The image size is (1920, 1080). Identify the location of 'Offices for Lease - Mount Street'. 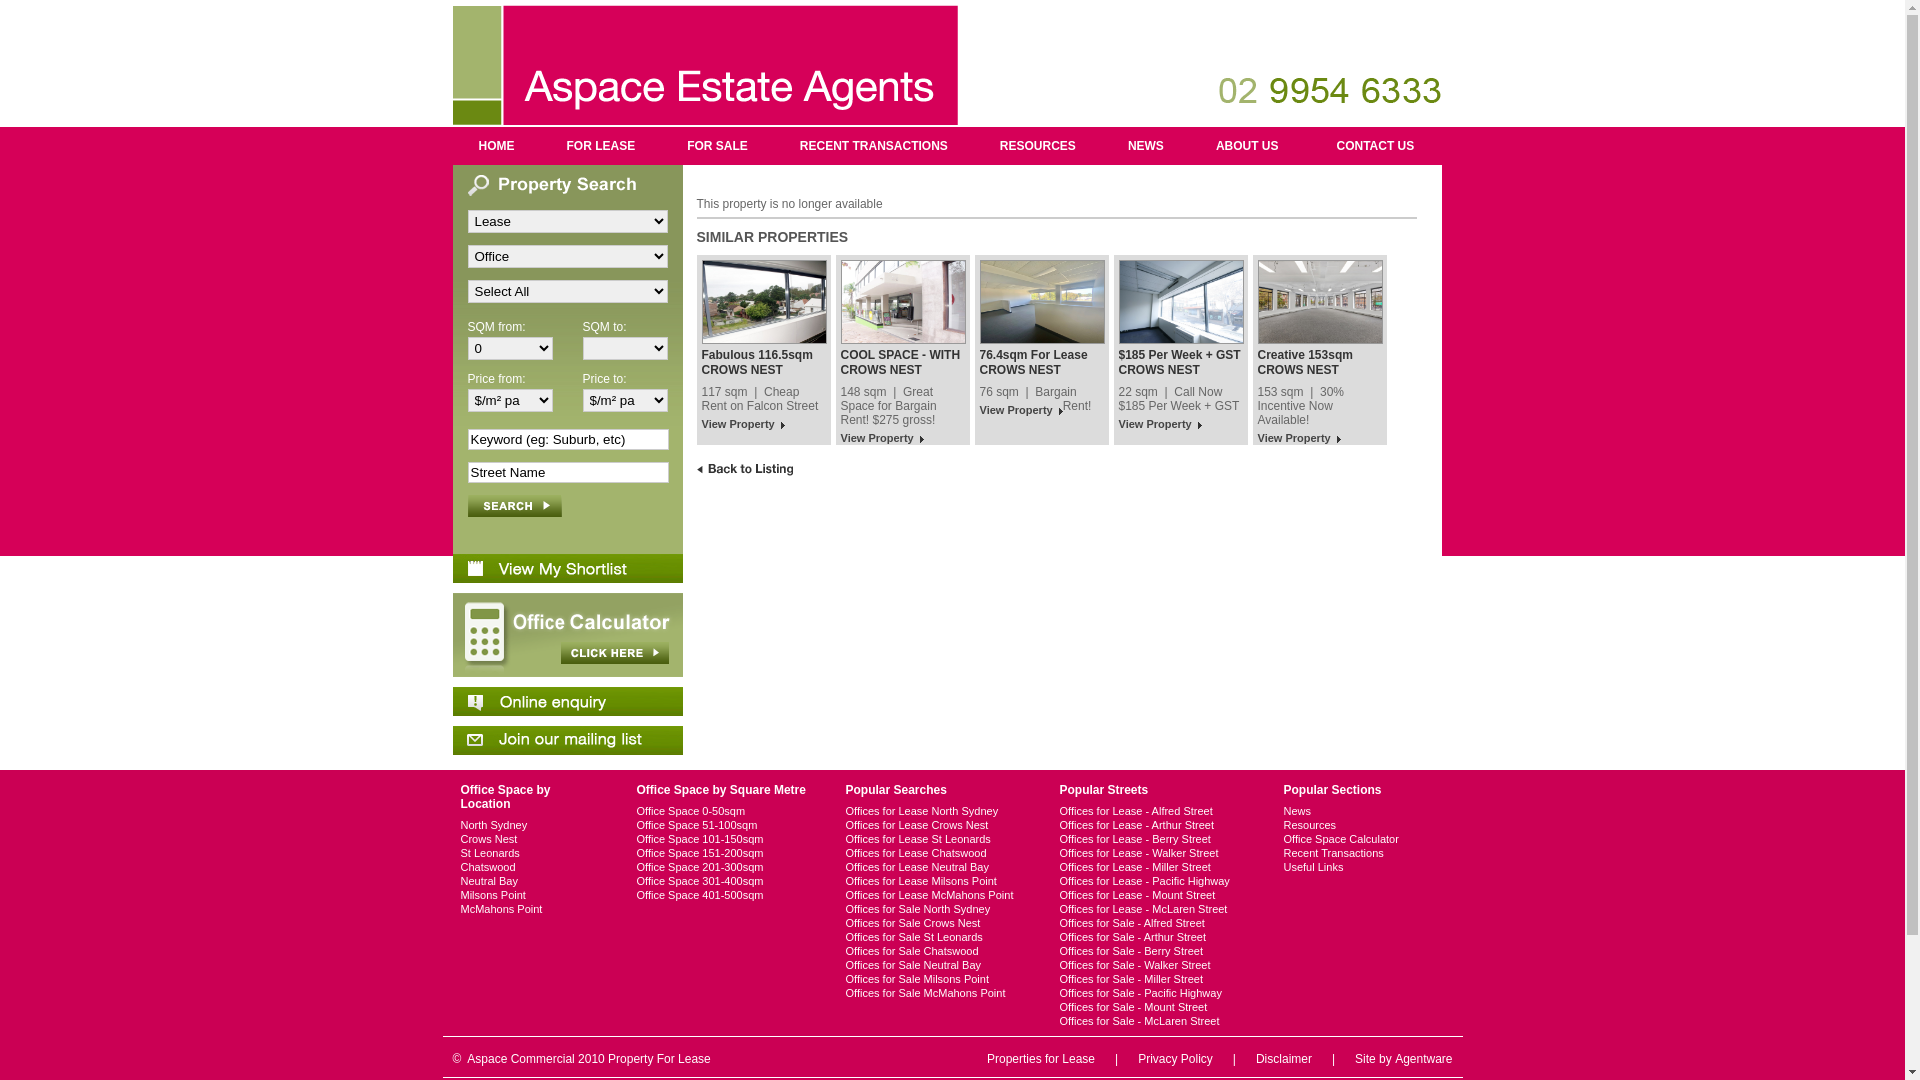
(1155, 893).